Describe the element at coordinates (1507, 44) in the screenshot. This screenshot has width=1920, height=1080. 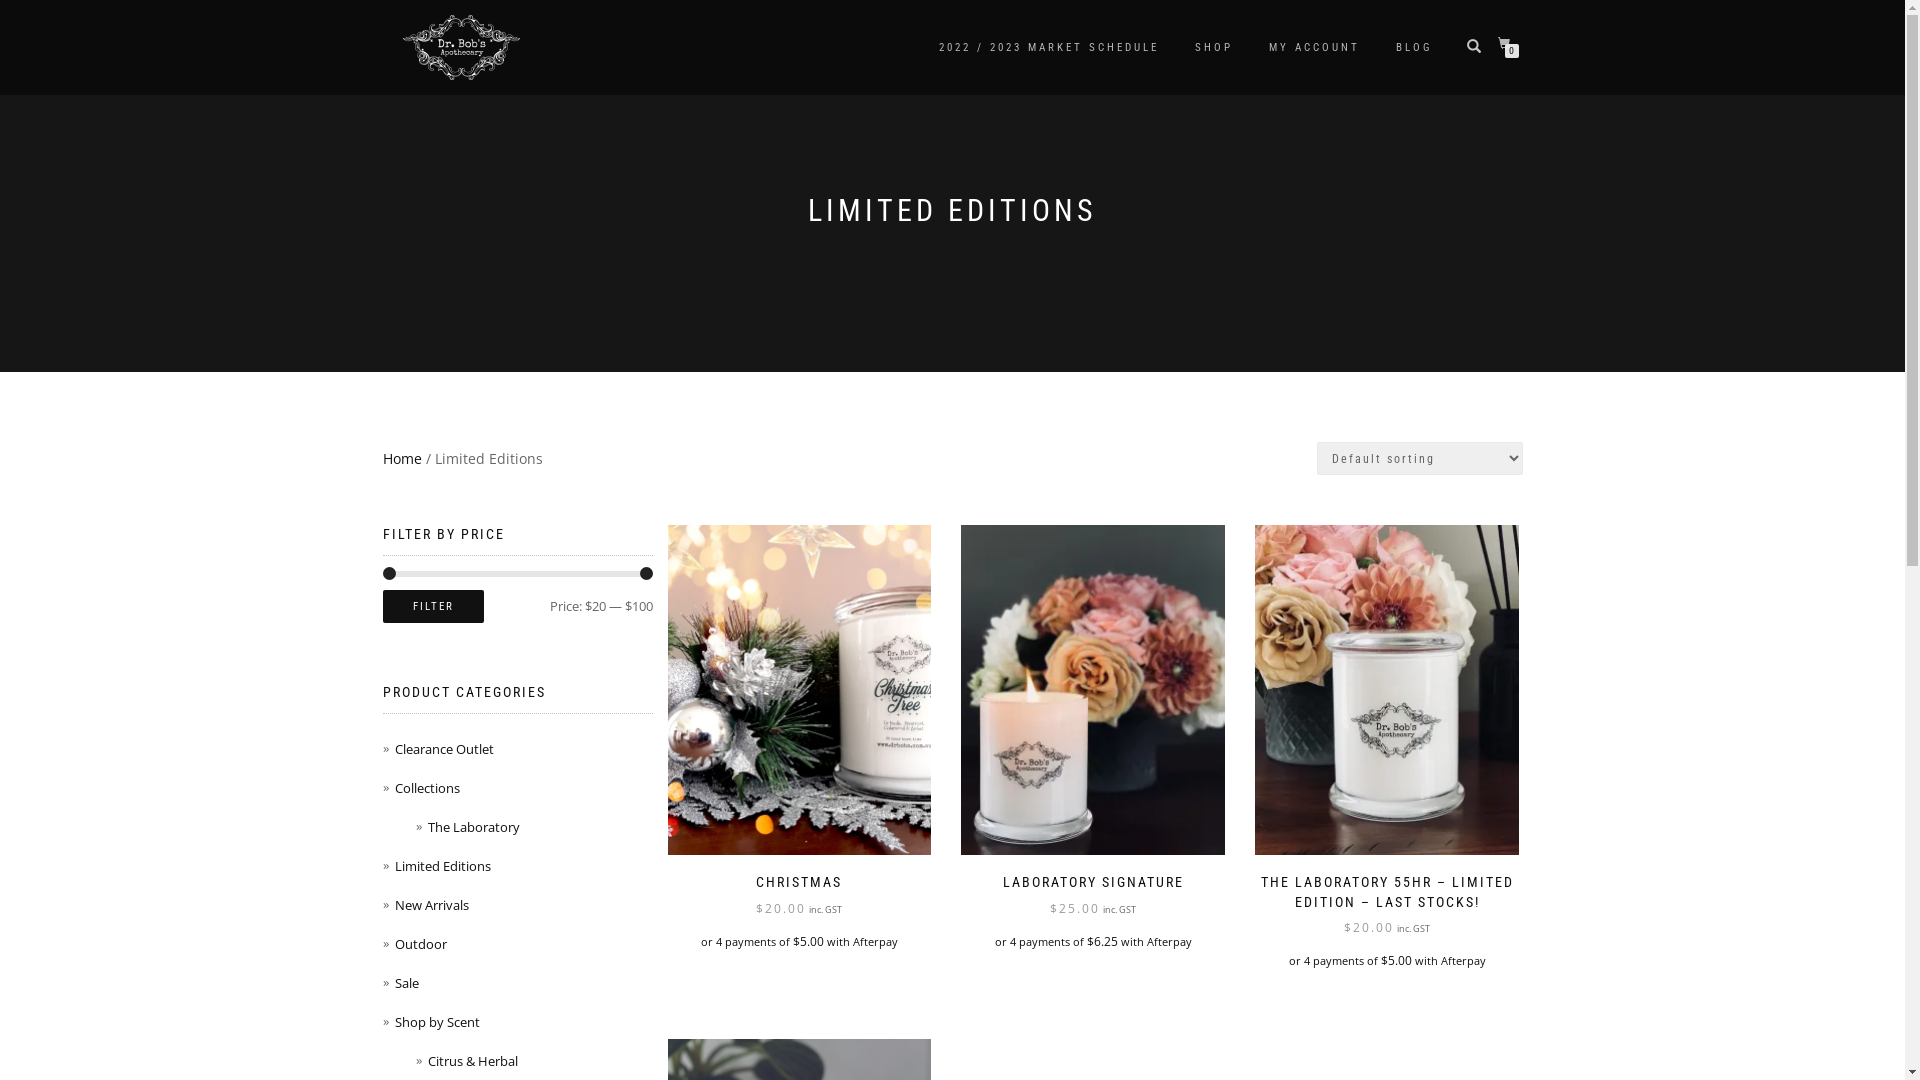
I see `'0'` at that location.